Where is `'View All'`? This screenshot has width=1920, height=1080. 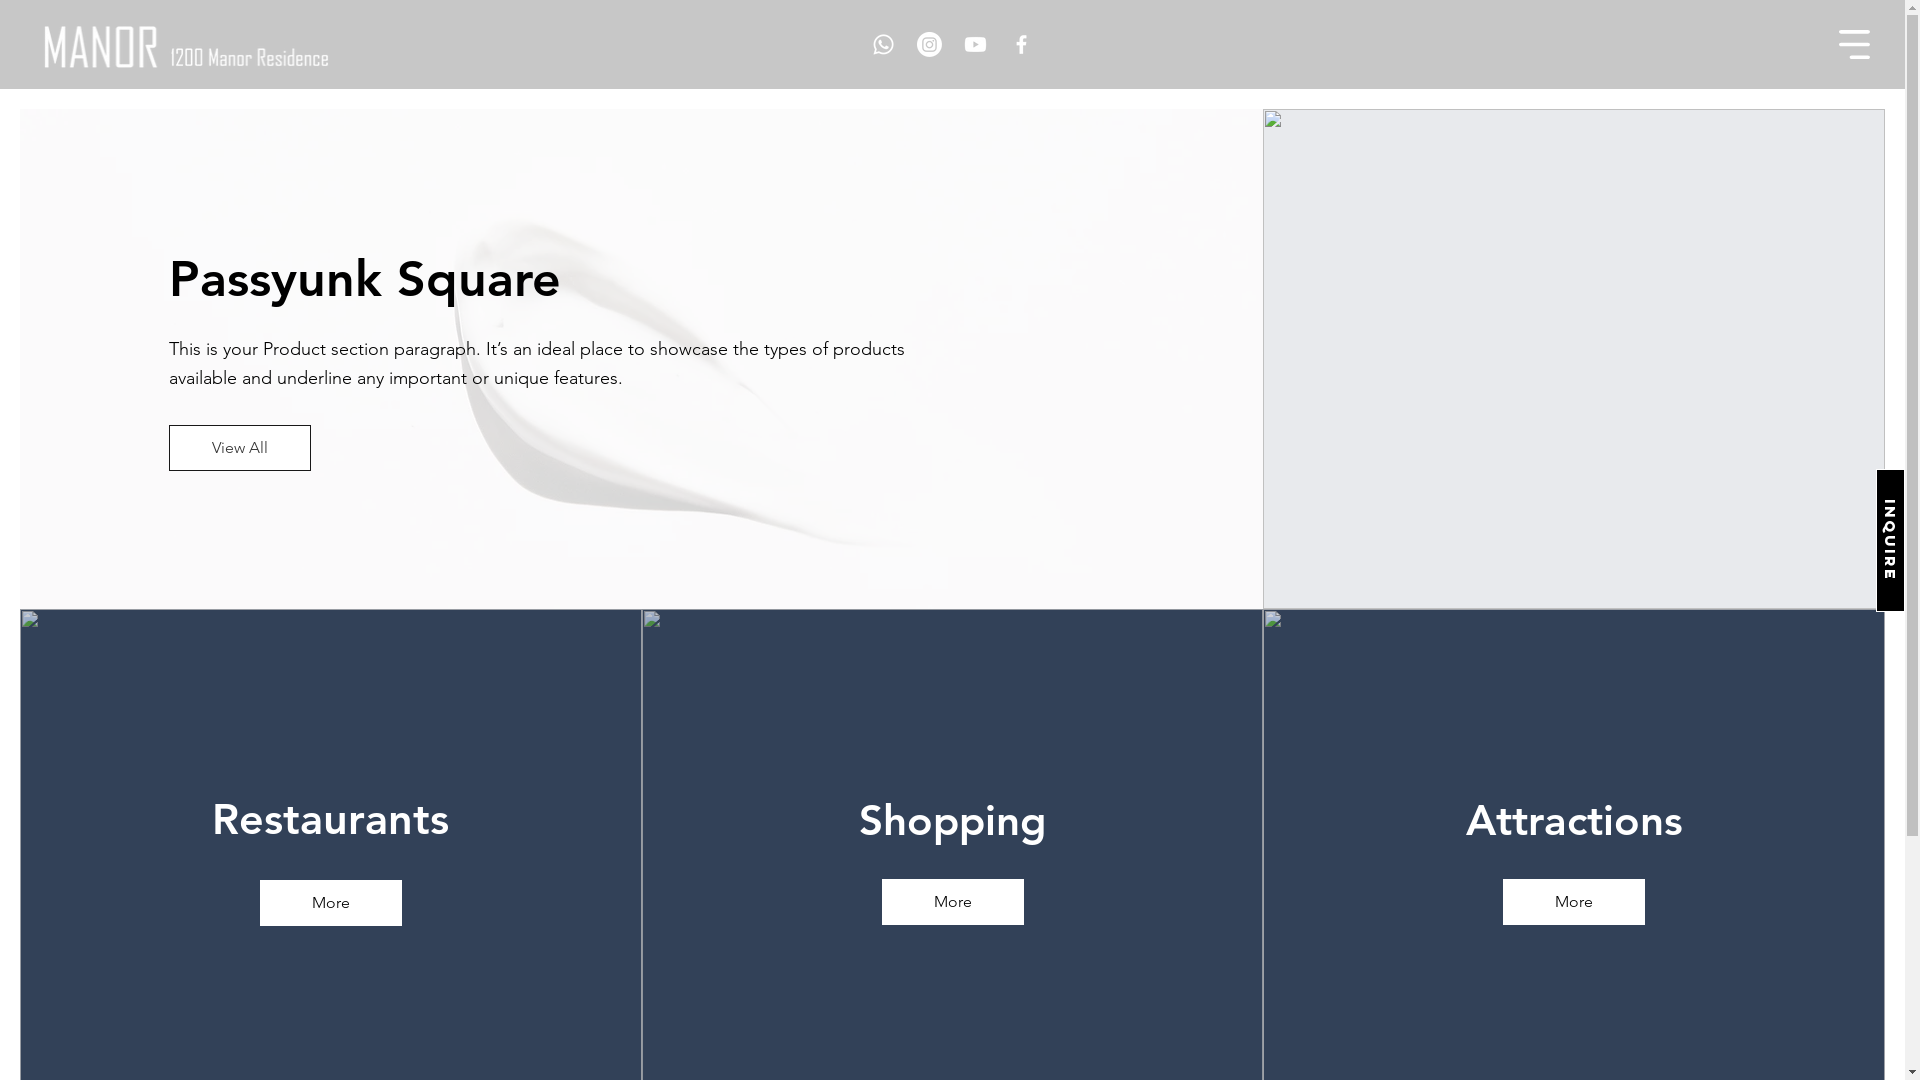 'View All' is located at coordinates (240, 446).